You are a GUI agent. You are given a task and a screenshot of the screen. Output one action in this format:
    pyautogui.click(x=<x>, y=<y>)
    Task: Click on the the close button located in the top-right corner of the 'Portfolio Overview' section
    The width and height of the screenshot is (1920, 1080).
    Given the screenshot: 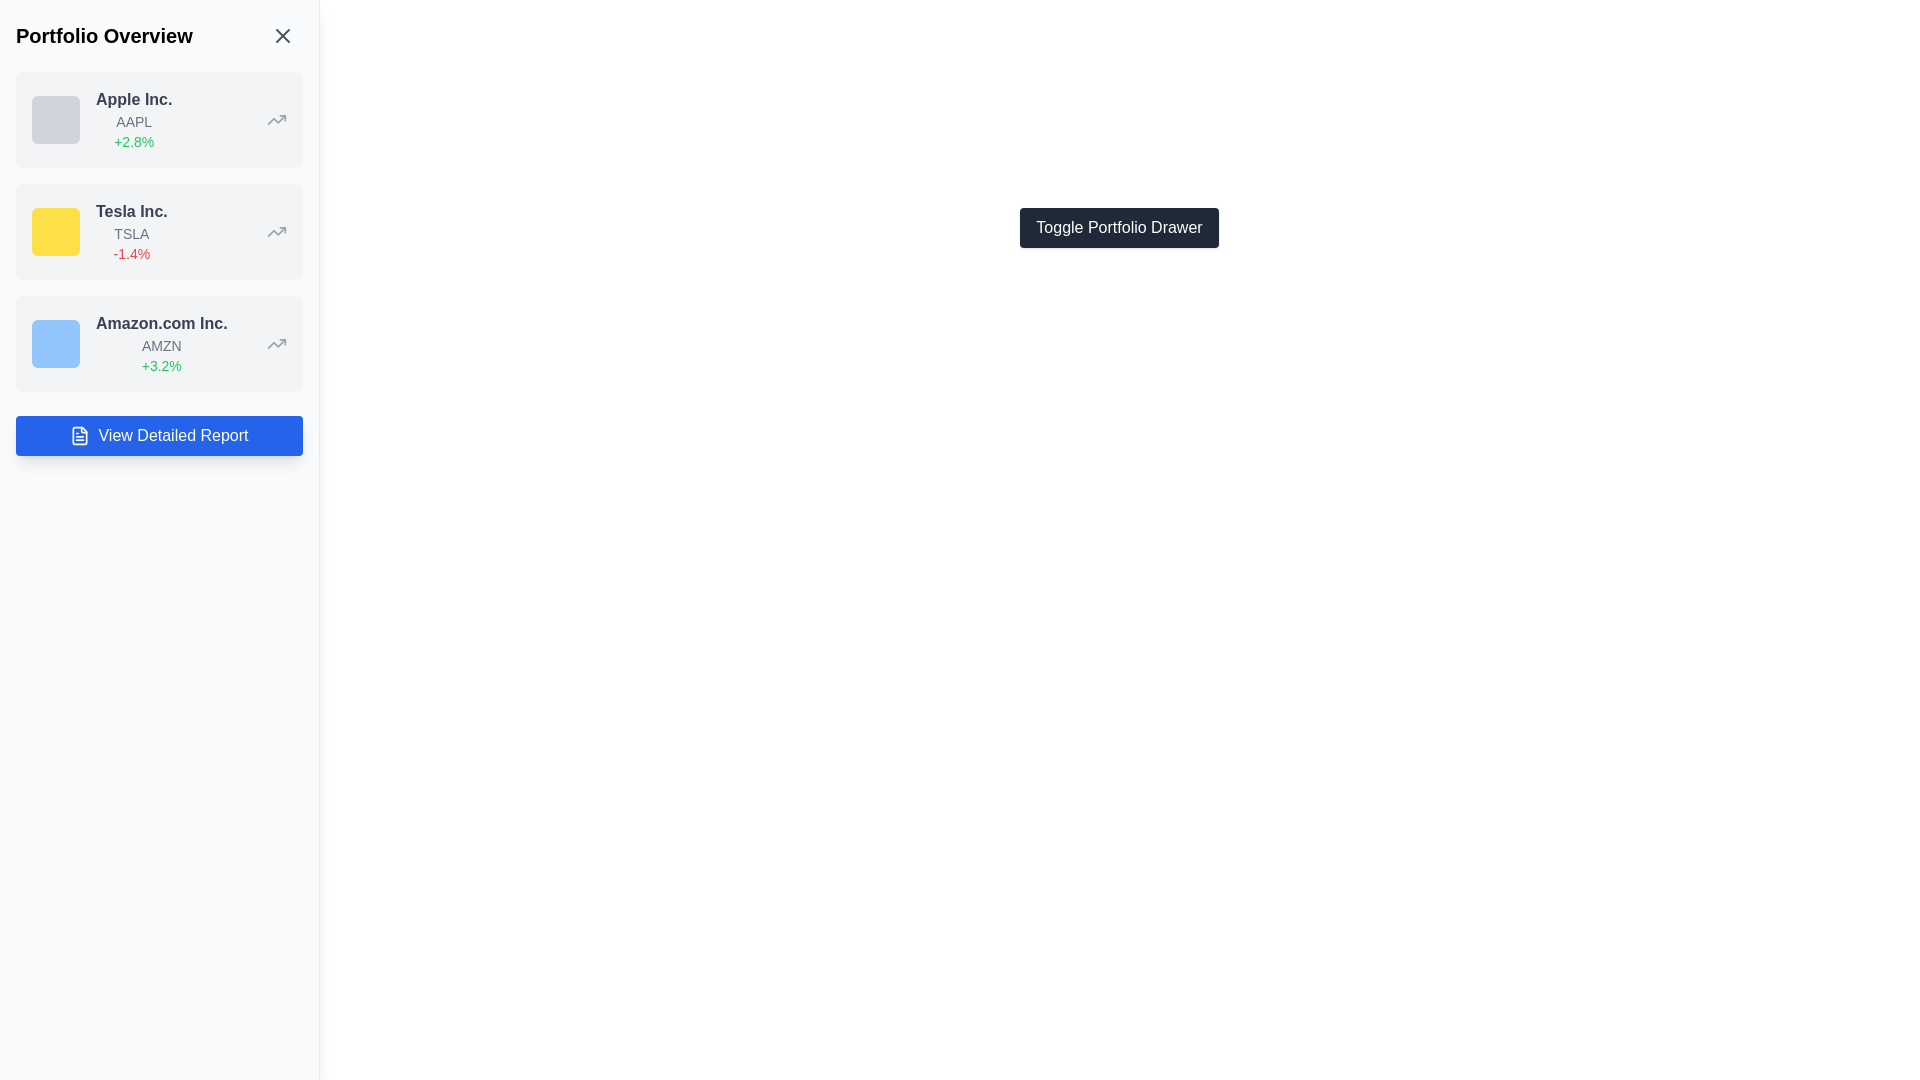 What is the action you would take?
    pyautogui.click(x=282, y=35)
    